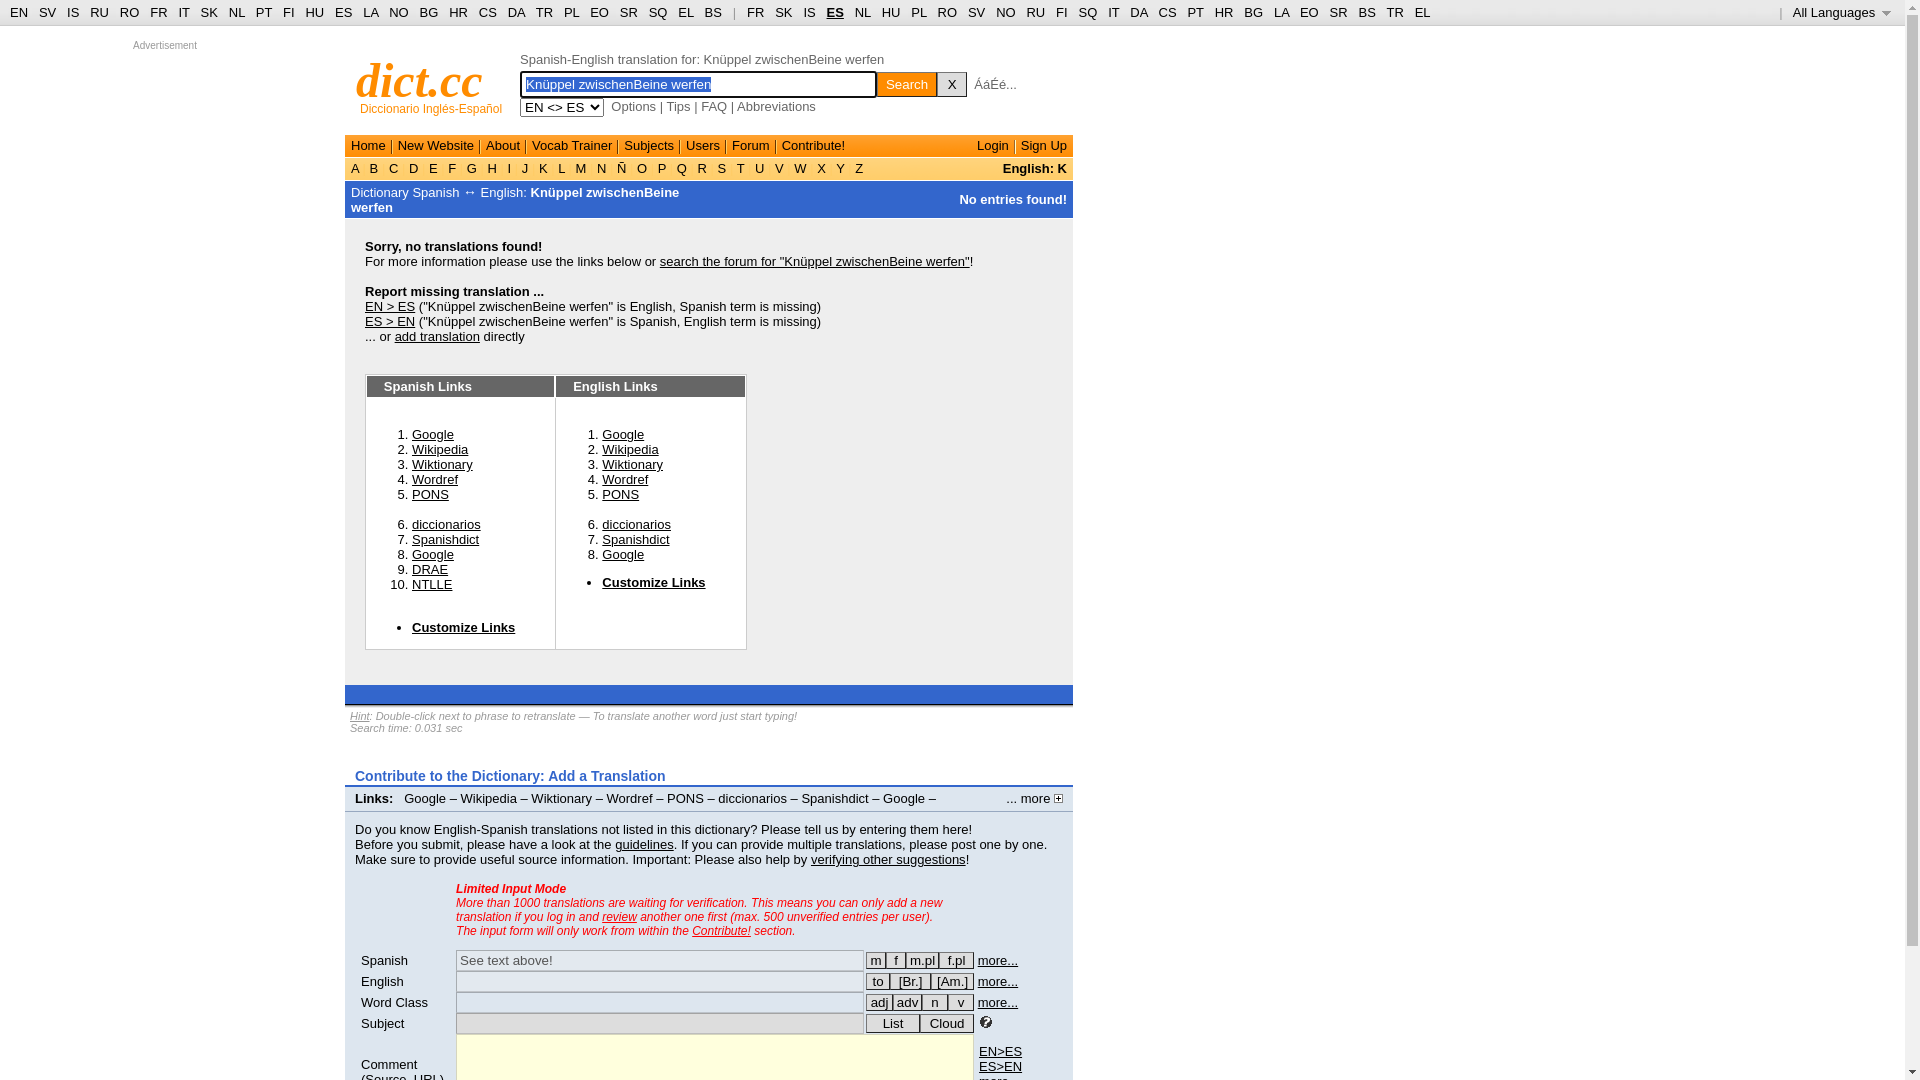 The image size is (1920, 1080). Describe the element at coordinates (951, 980) in the screenshot. I see `'[Am.]'` at that location.